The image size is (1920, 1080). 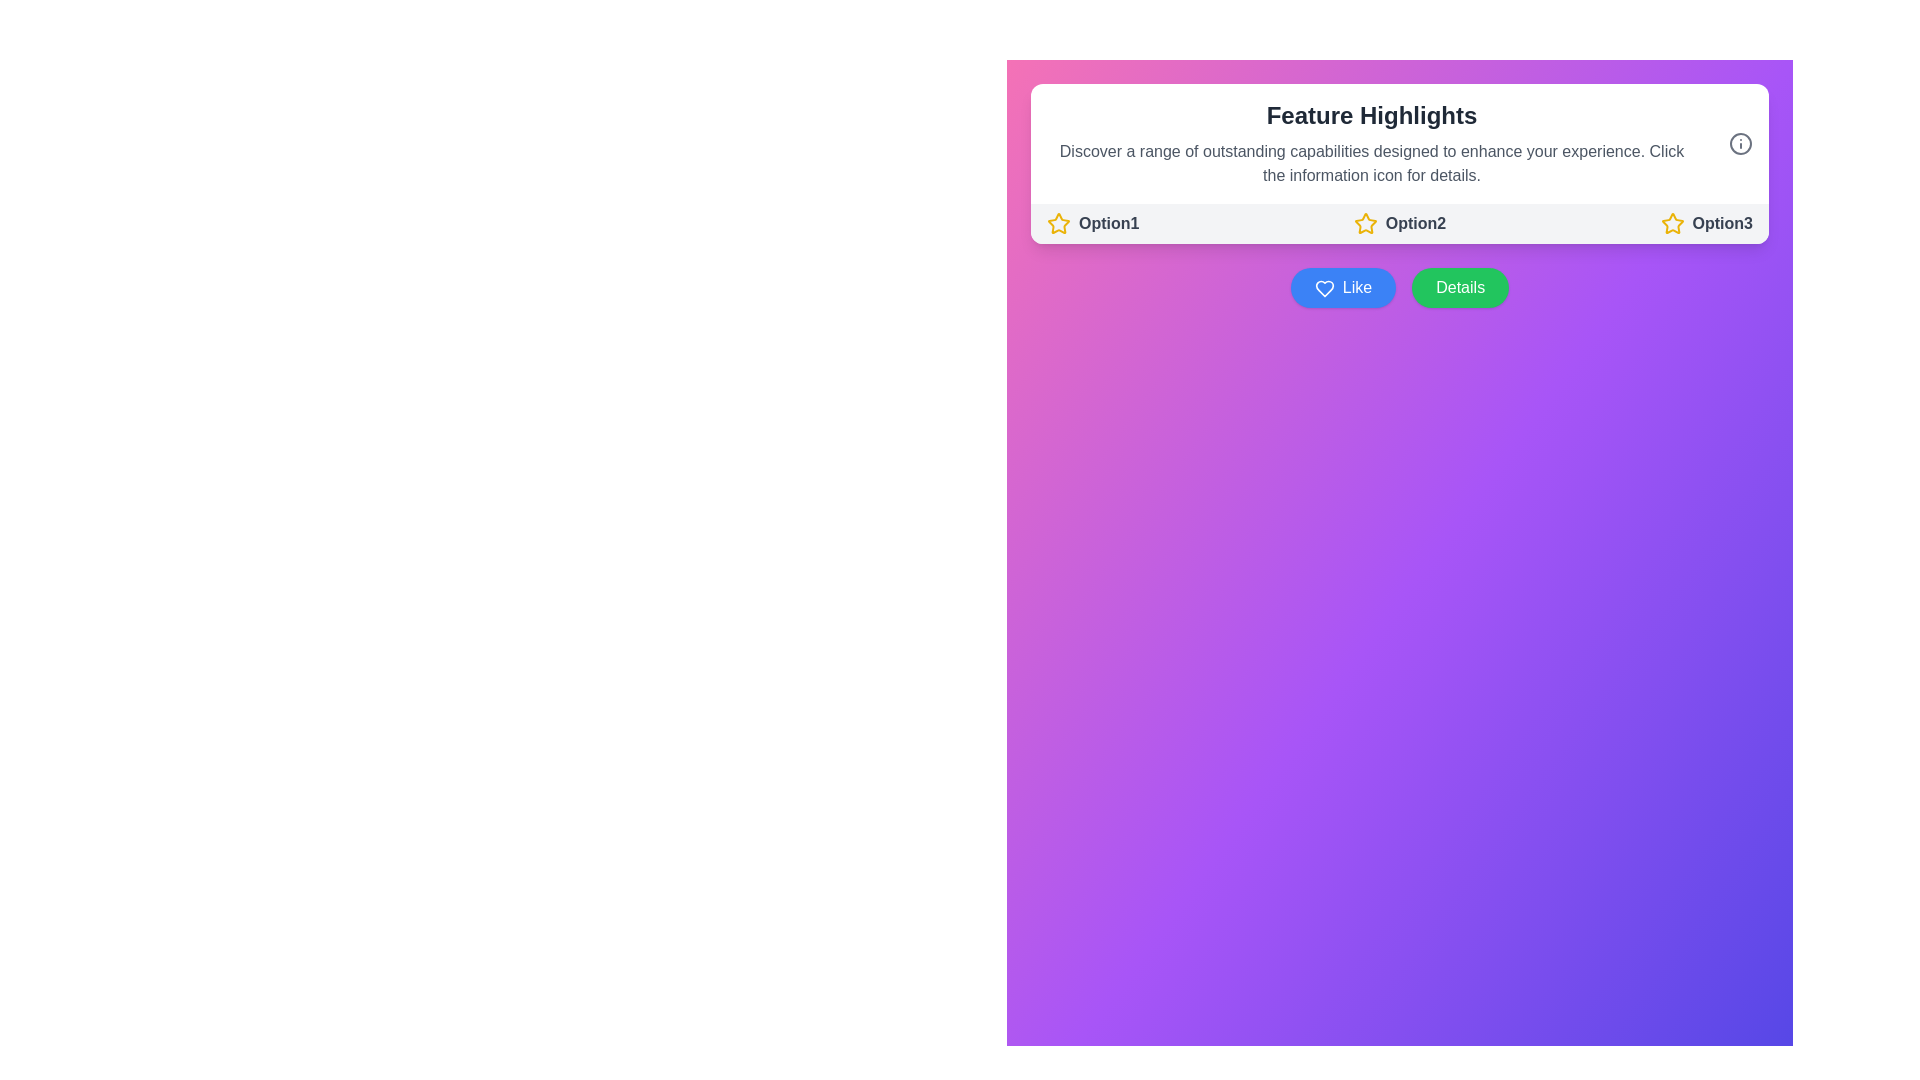 I want to click on the star icon associated with 'Option3', which denotes it as a favorite or highlighted option, so click(x=1672, y=223).